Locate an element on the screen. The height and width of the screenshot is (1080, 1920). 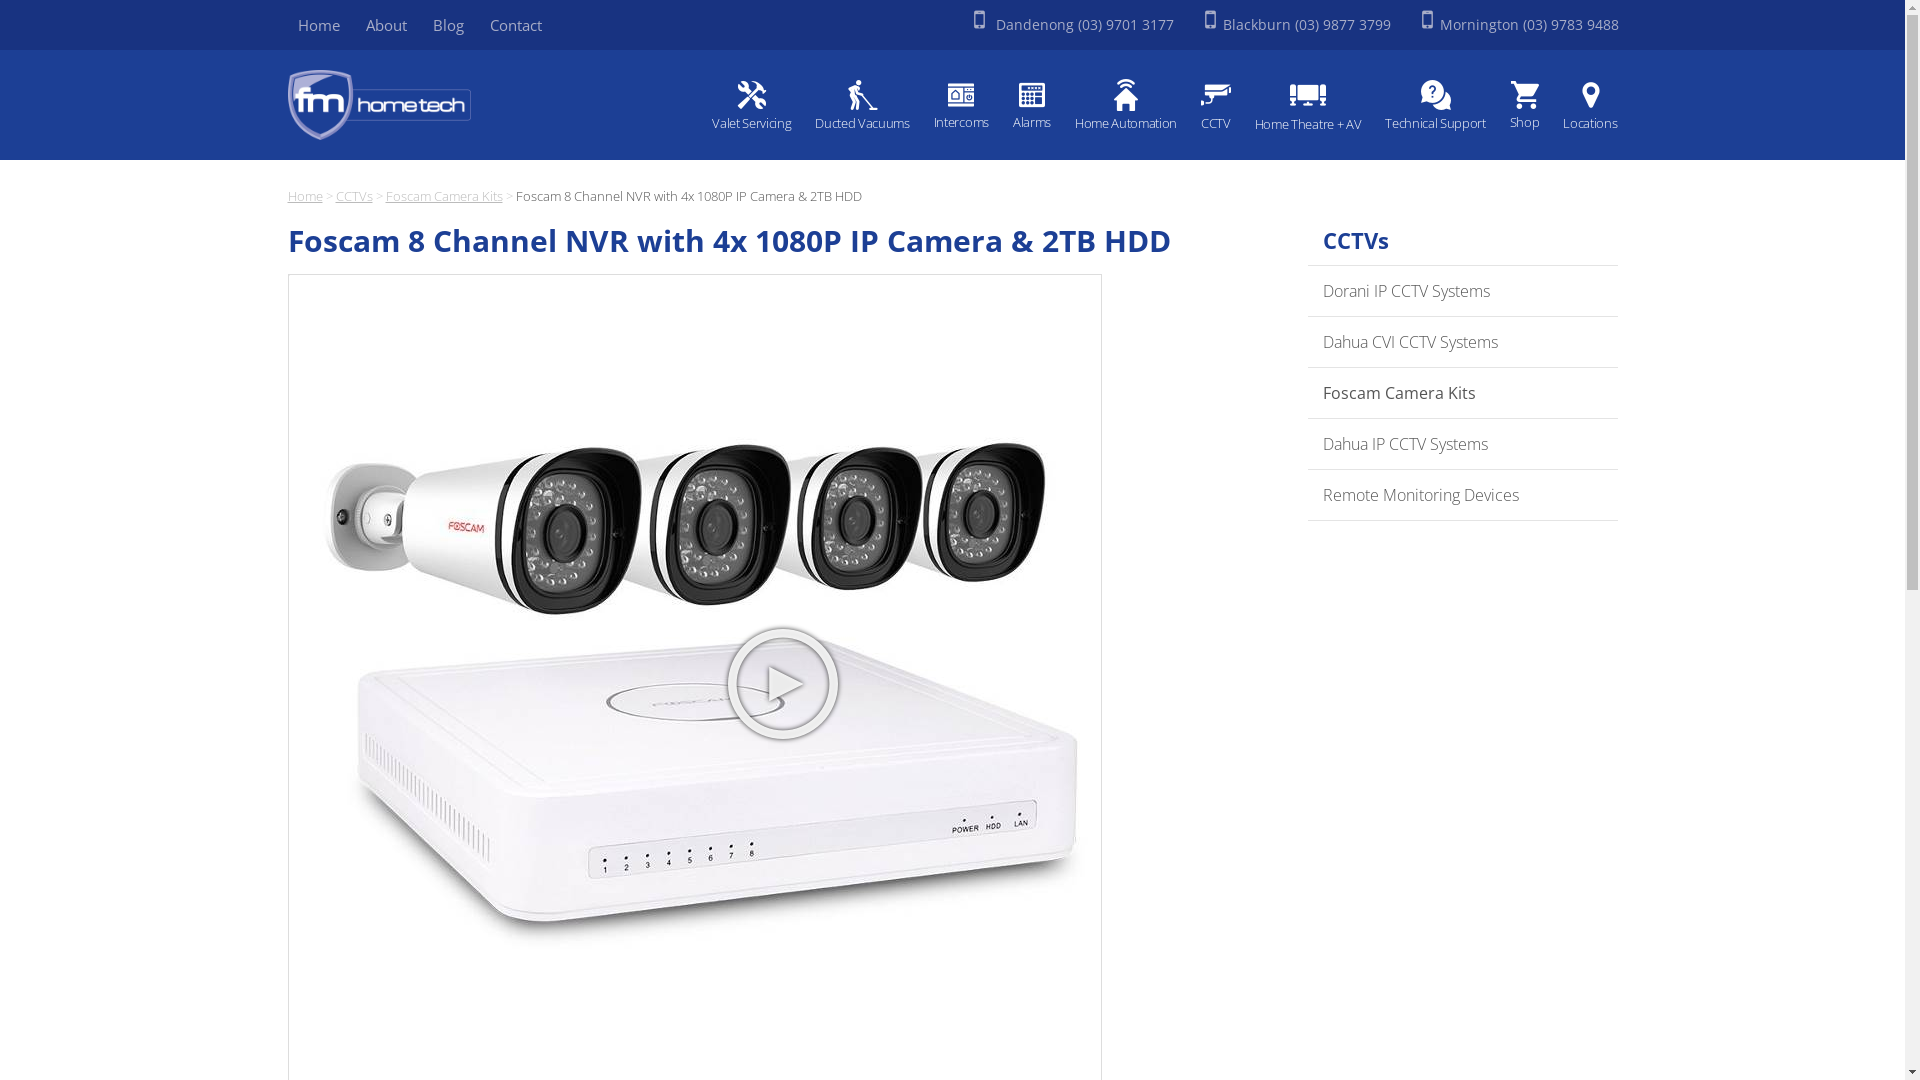
'Mornington' is located at coordinates (1479, 24).